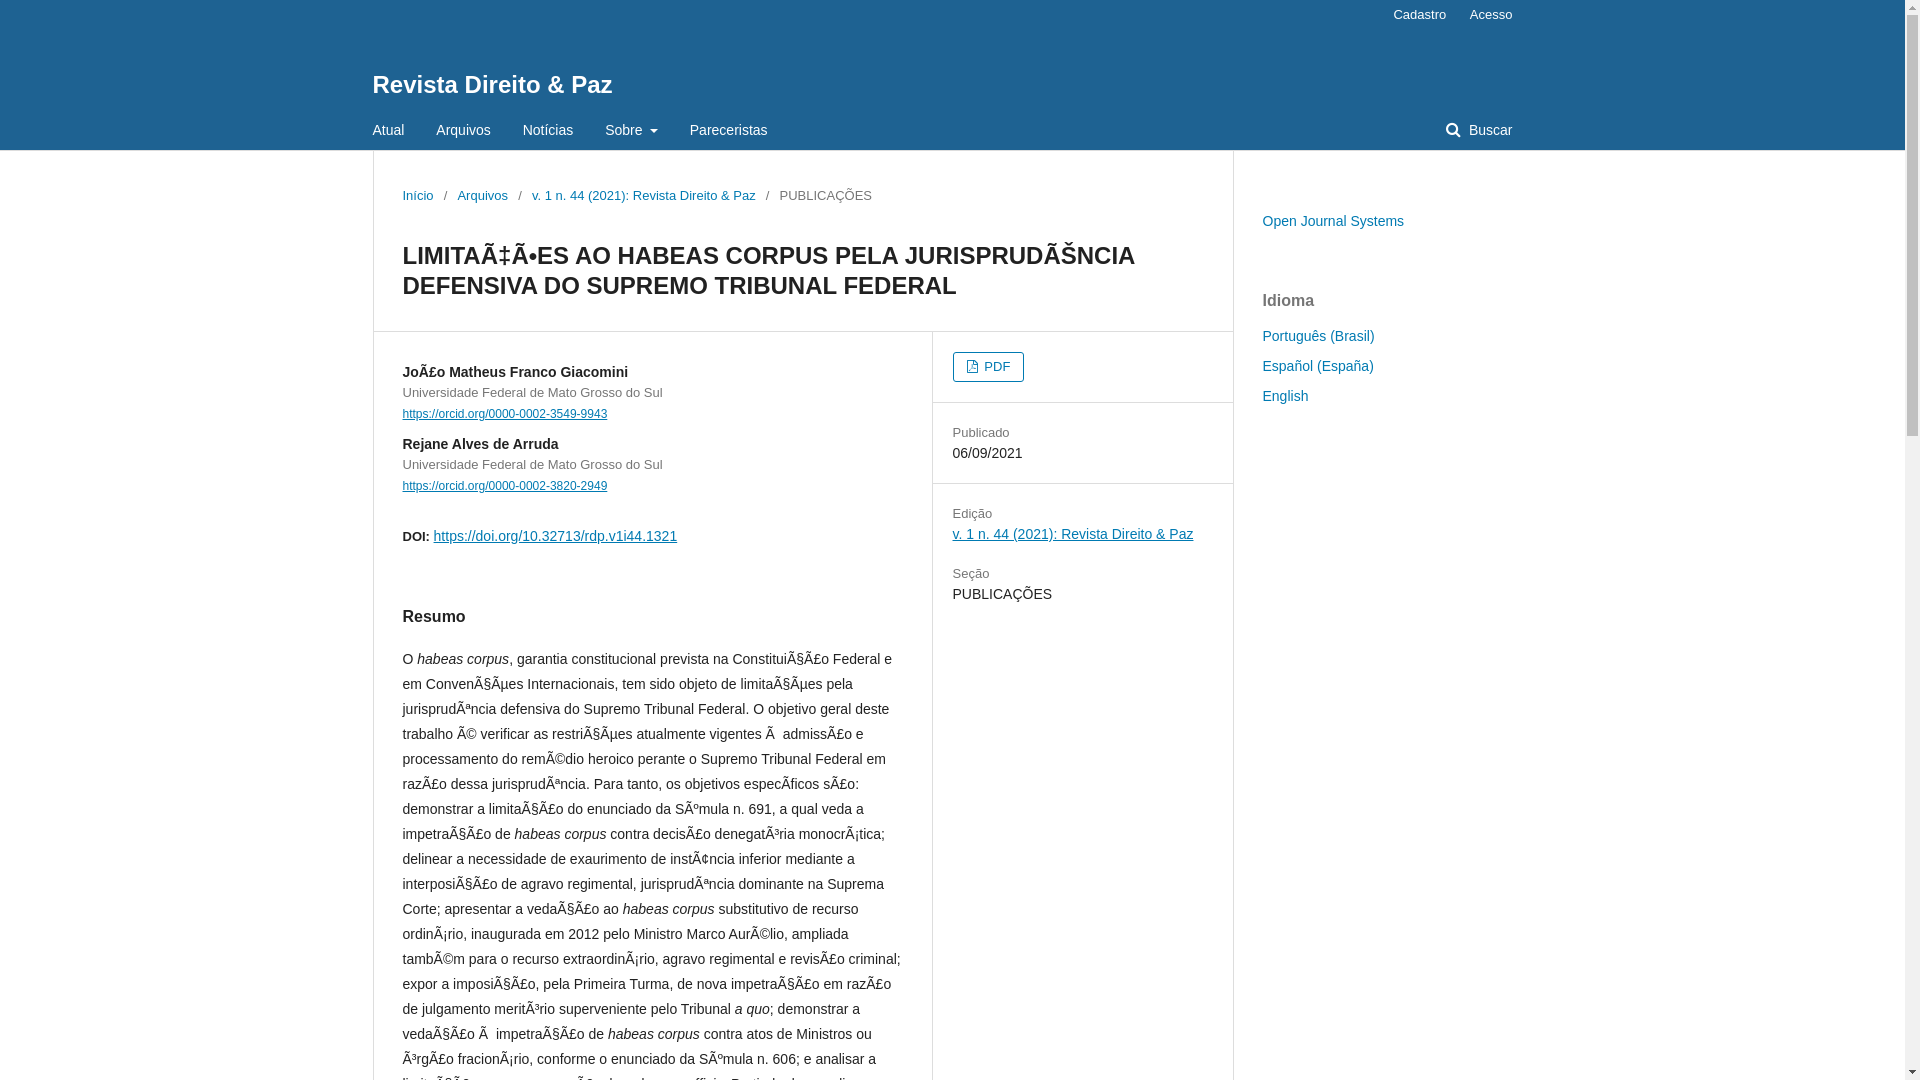  What do you see at coordinates (1333, 220) in the screenshot?
I see `'Open Journal Systems'` at bounding box center [1333, 220].